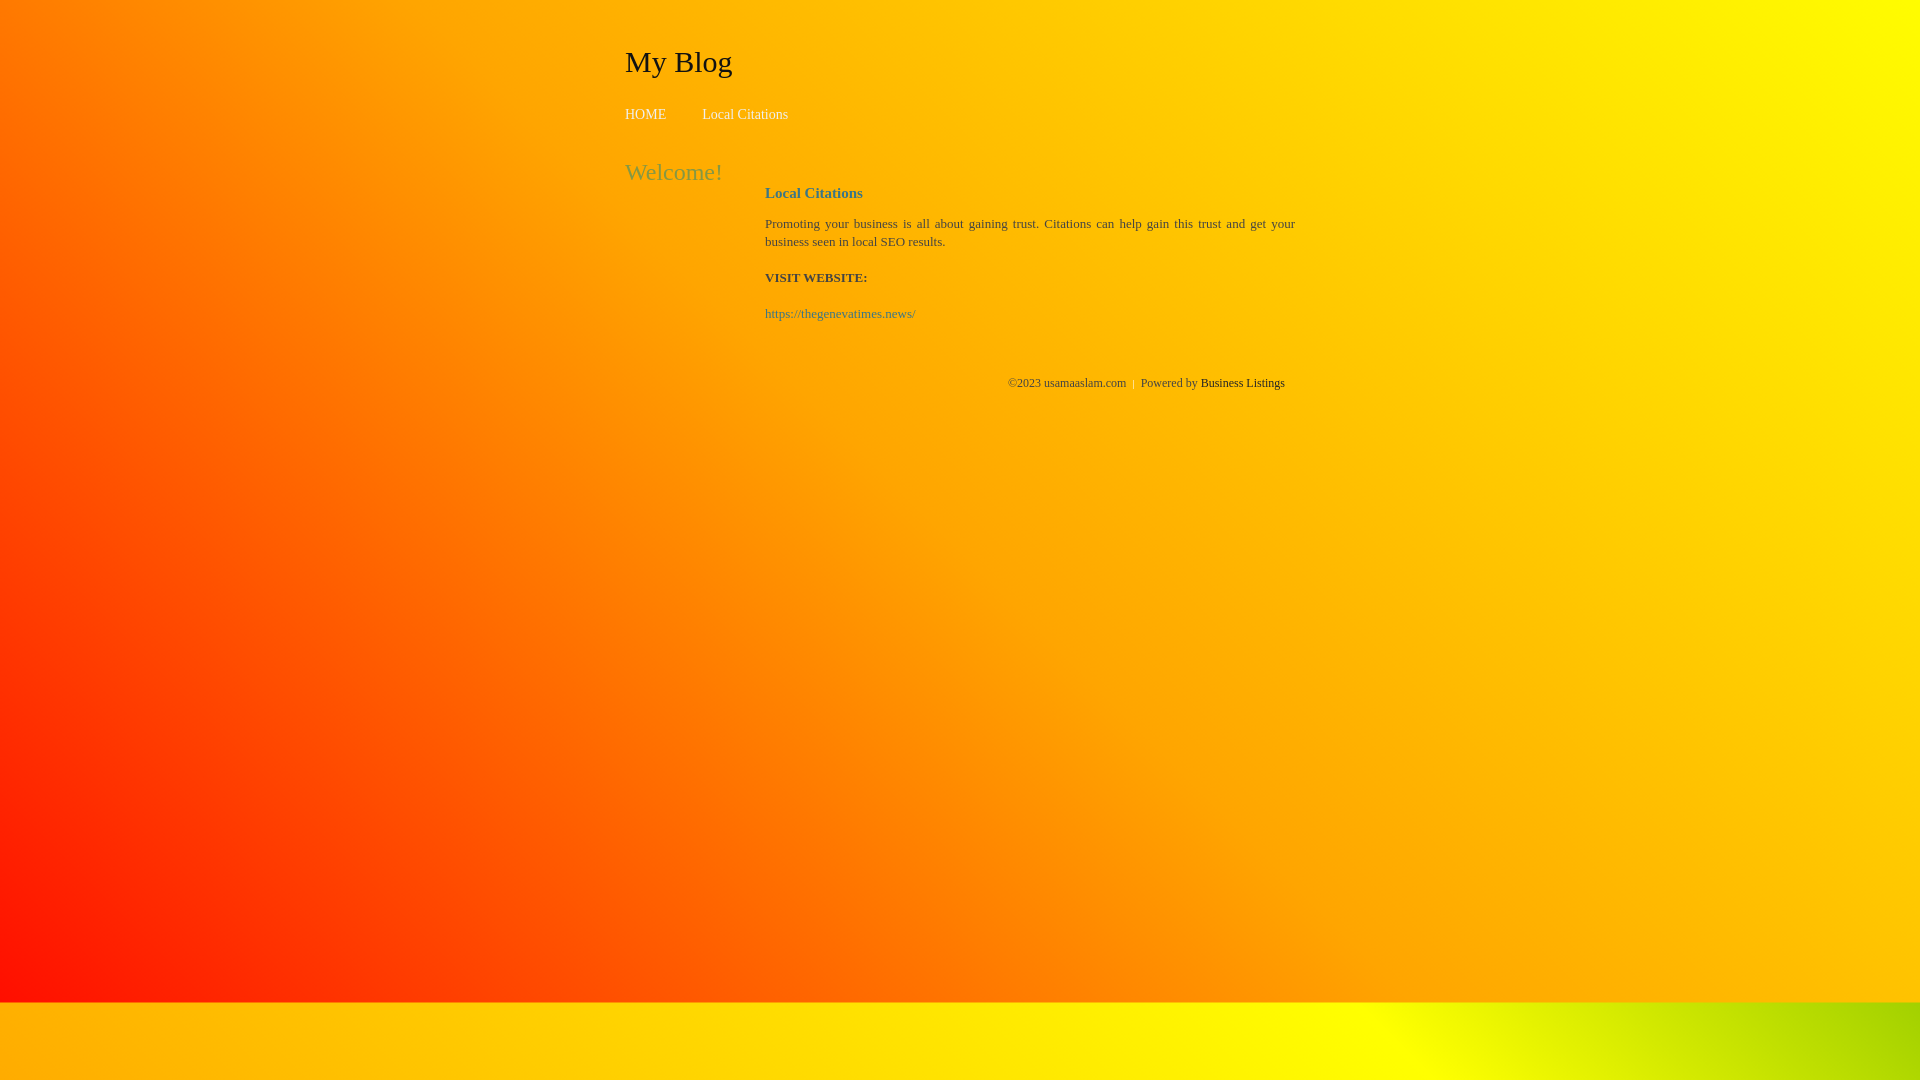 The image size is (1920, 1080). What do you see at coordinates (645, 114) in the screenshot?
I see `'HOME'` at bounding box center [645, 114].